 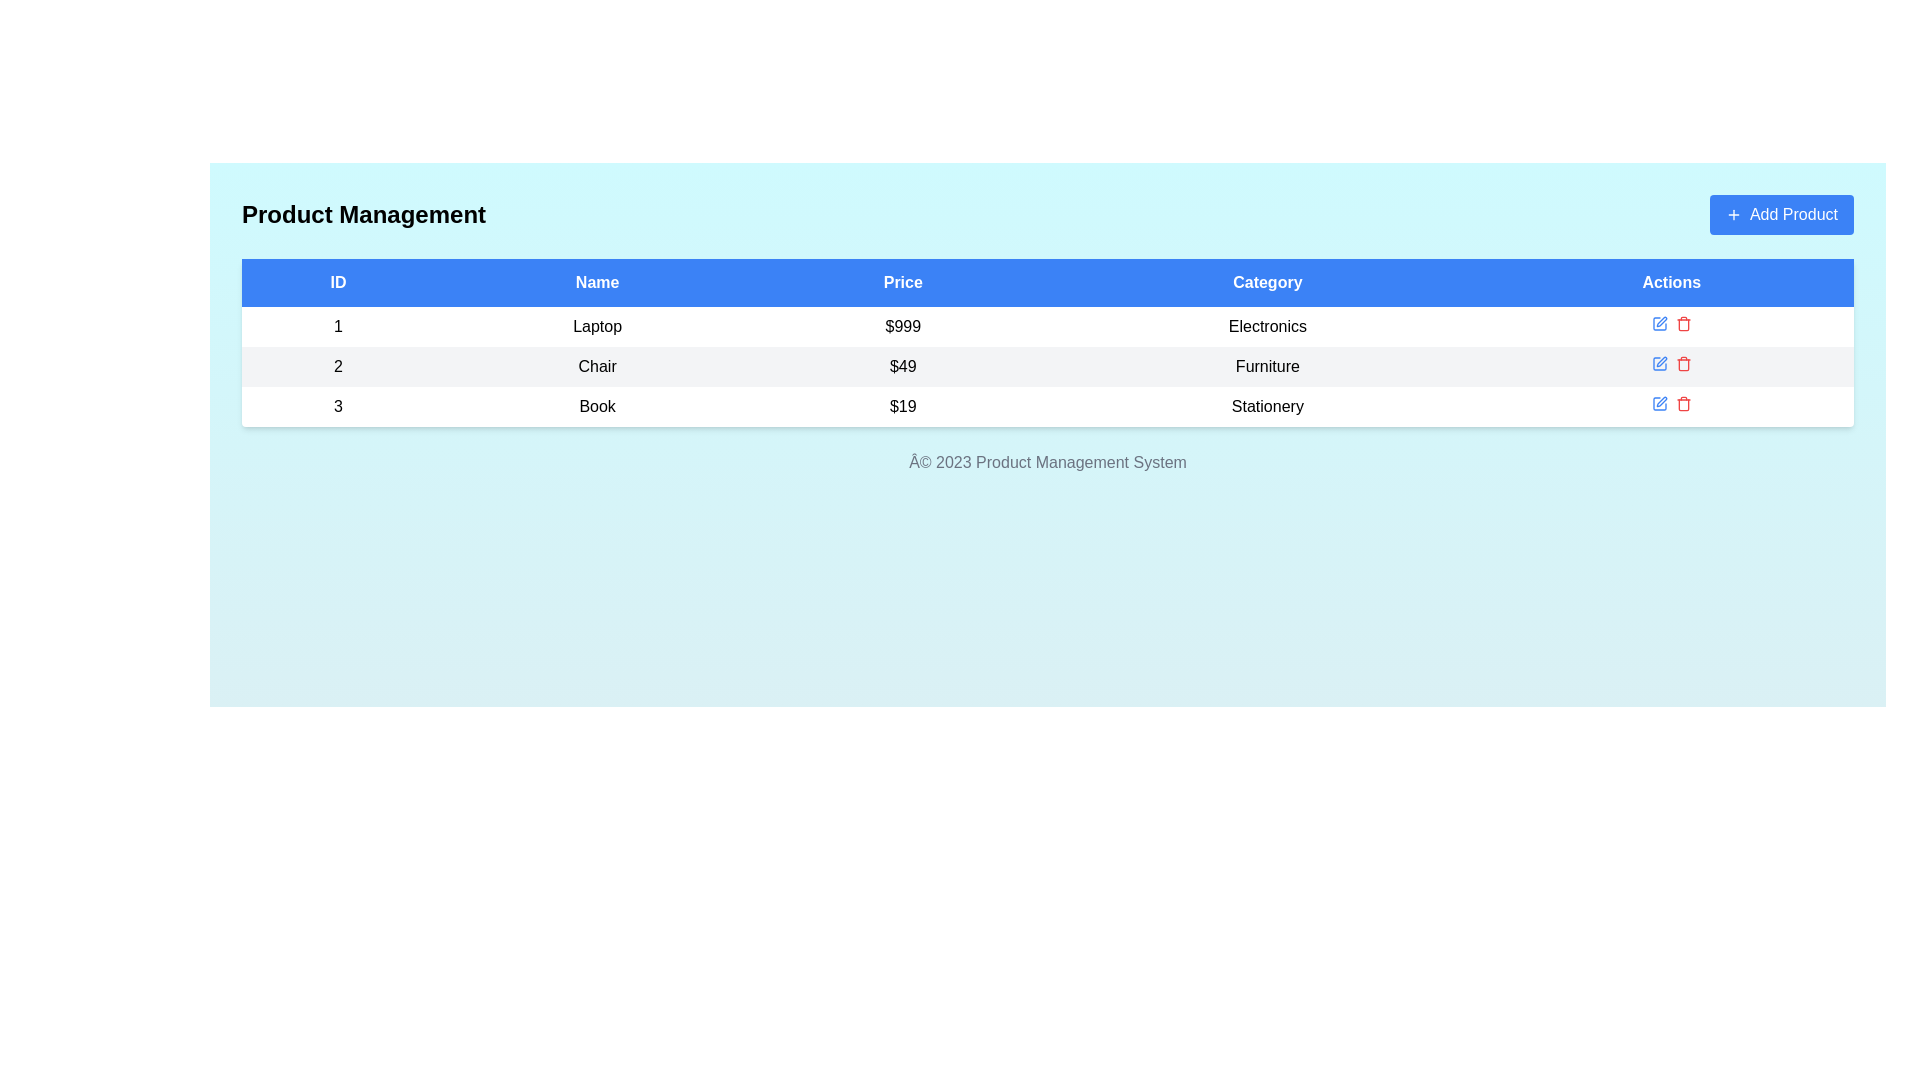 I want to click on the price text label displaying the price for the 'Book' item in the product listing, located in the third row of the table under the 'Price' column, so click(x=902, y=406).